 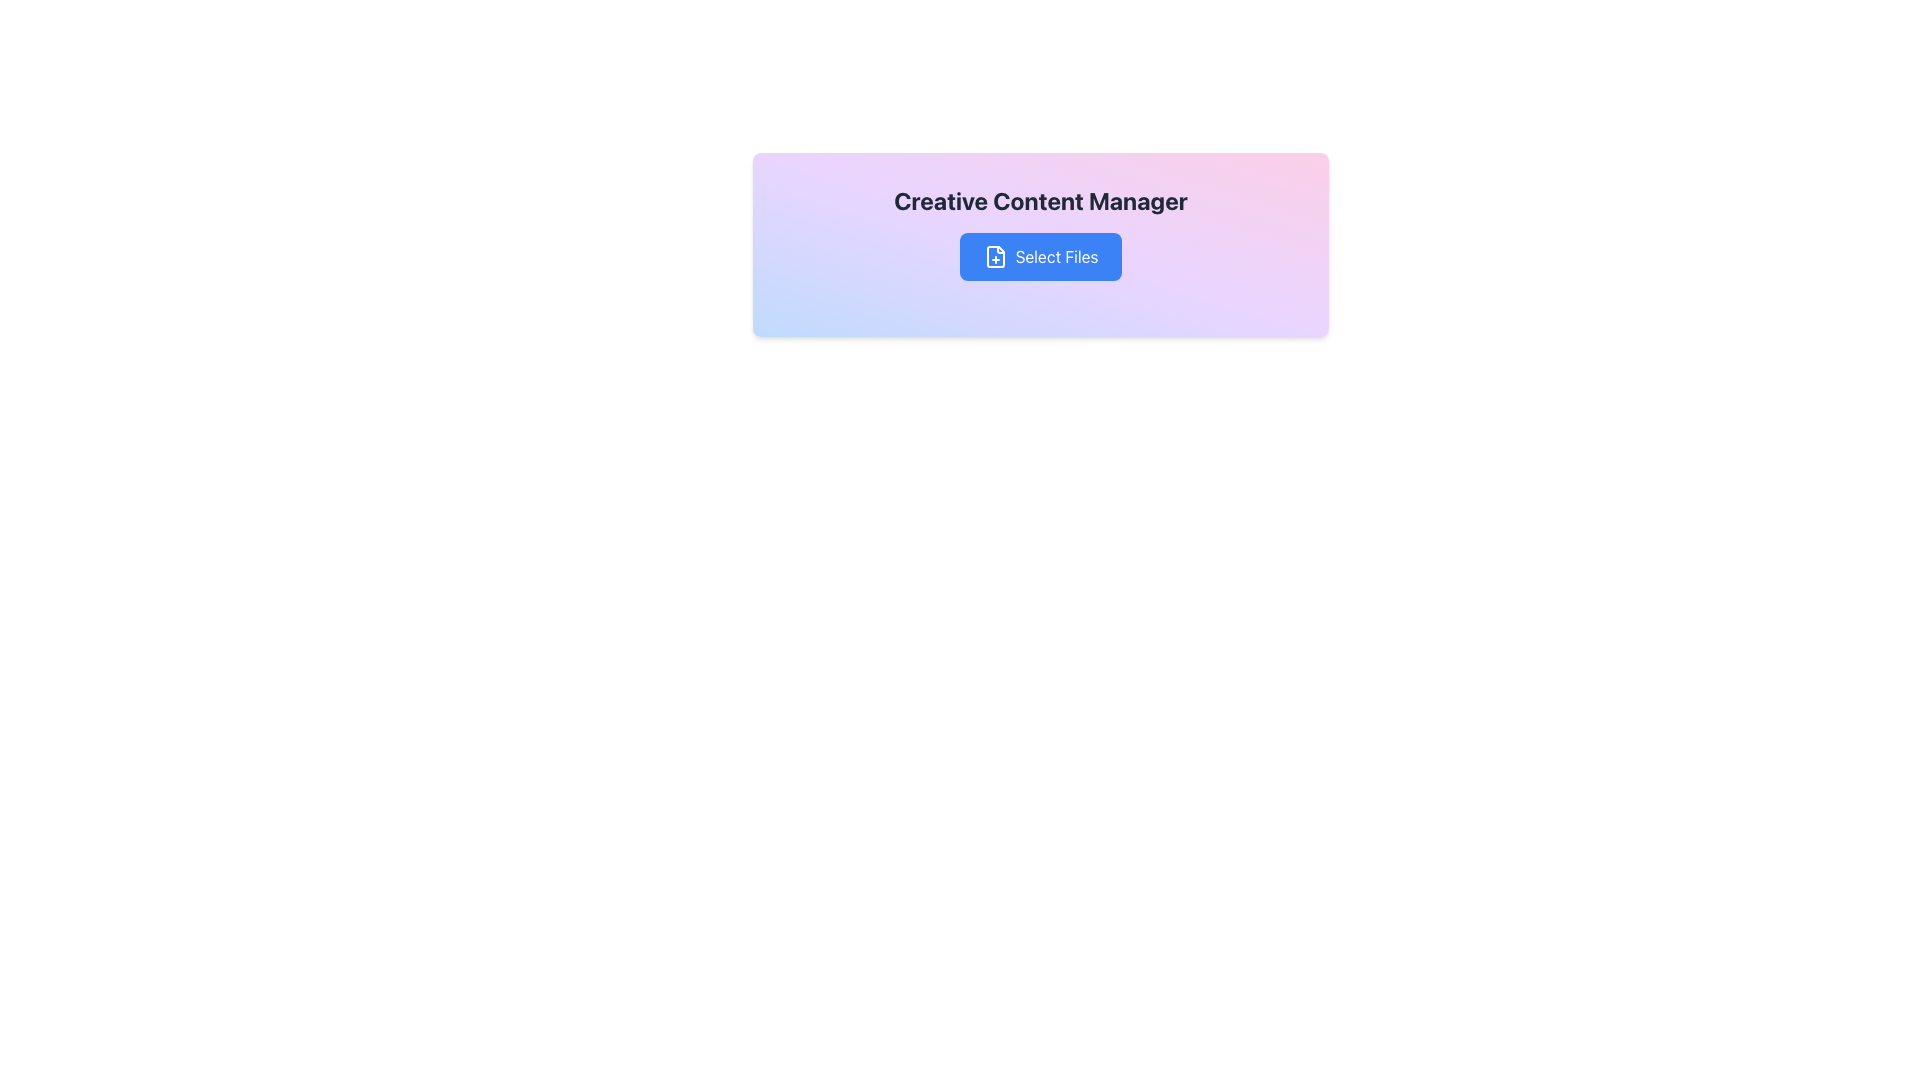 I want to click on the icon located within the 'Select Files' button that is centered below the title 'Creative Content Manager', so click(x=995, y=256).